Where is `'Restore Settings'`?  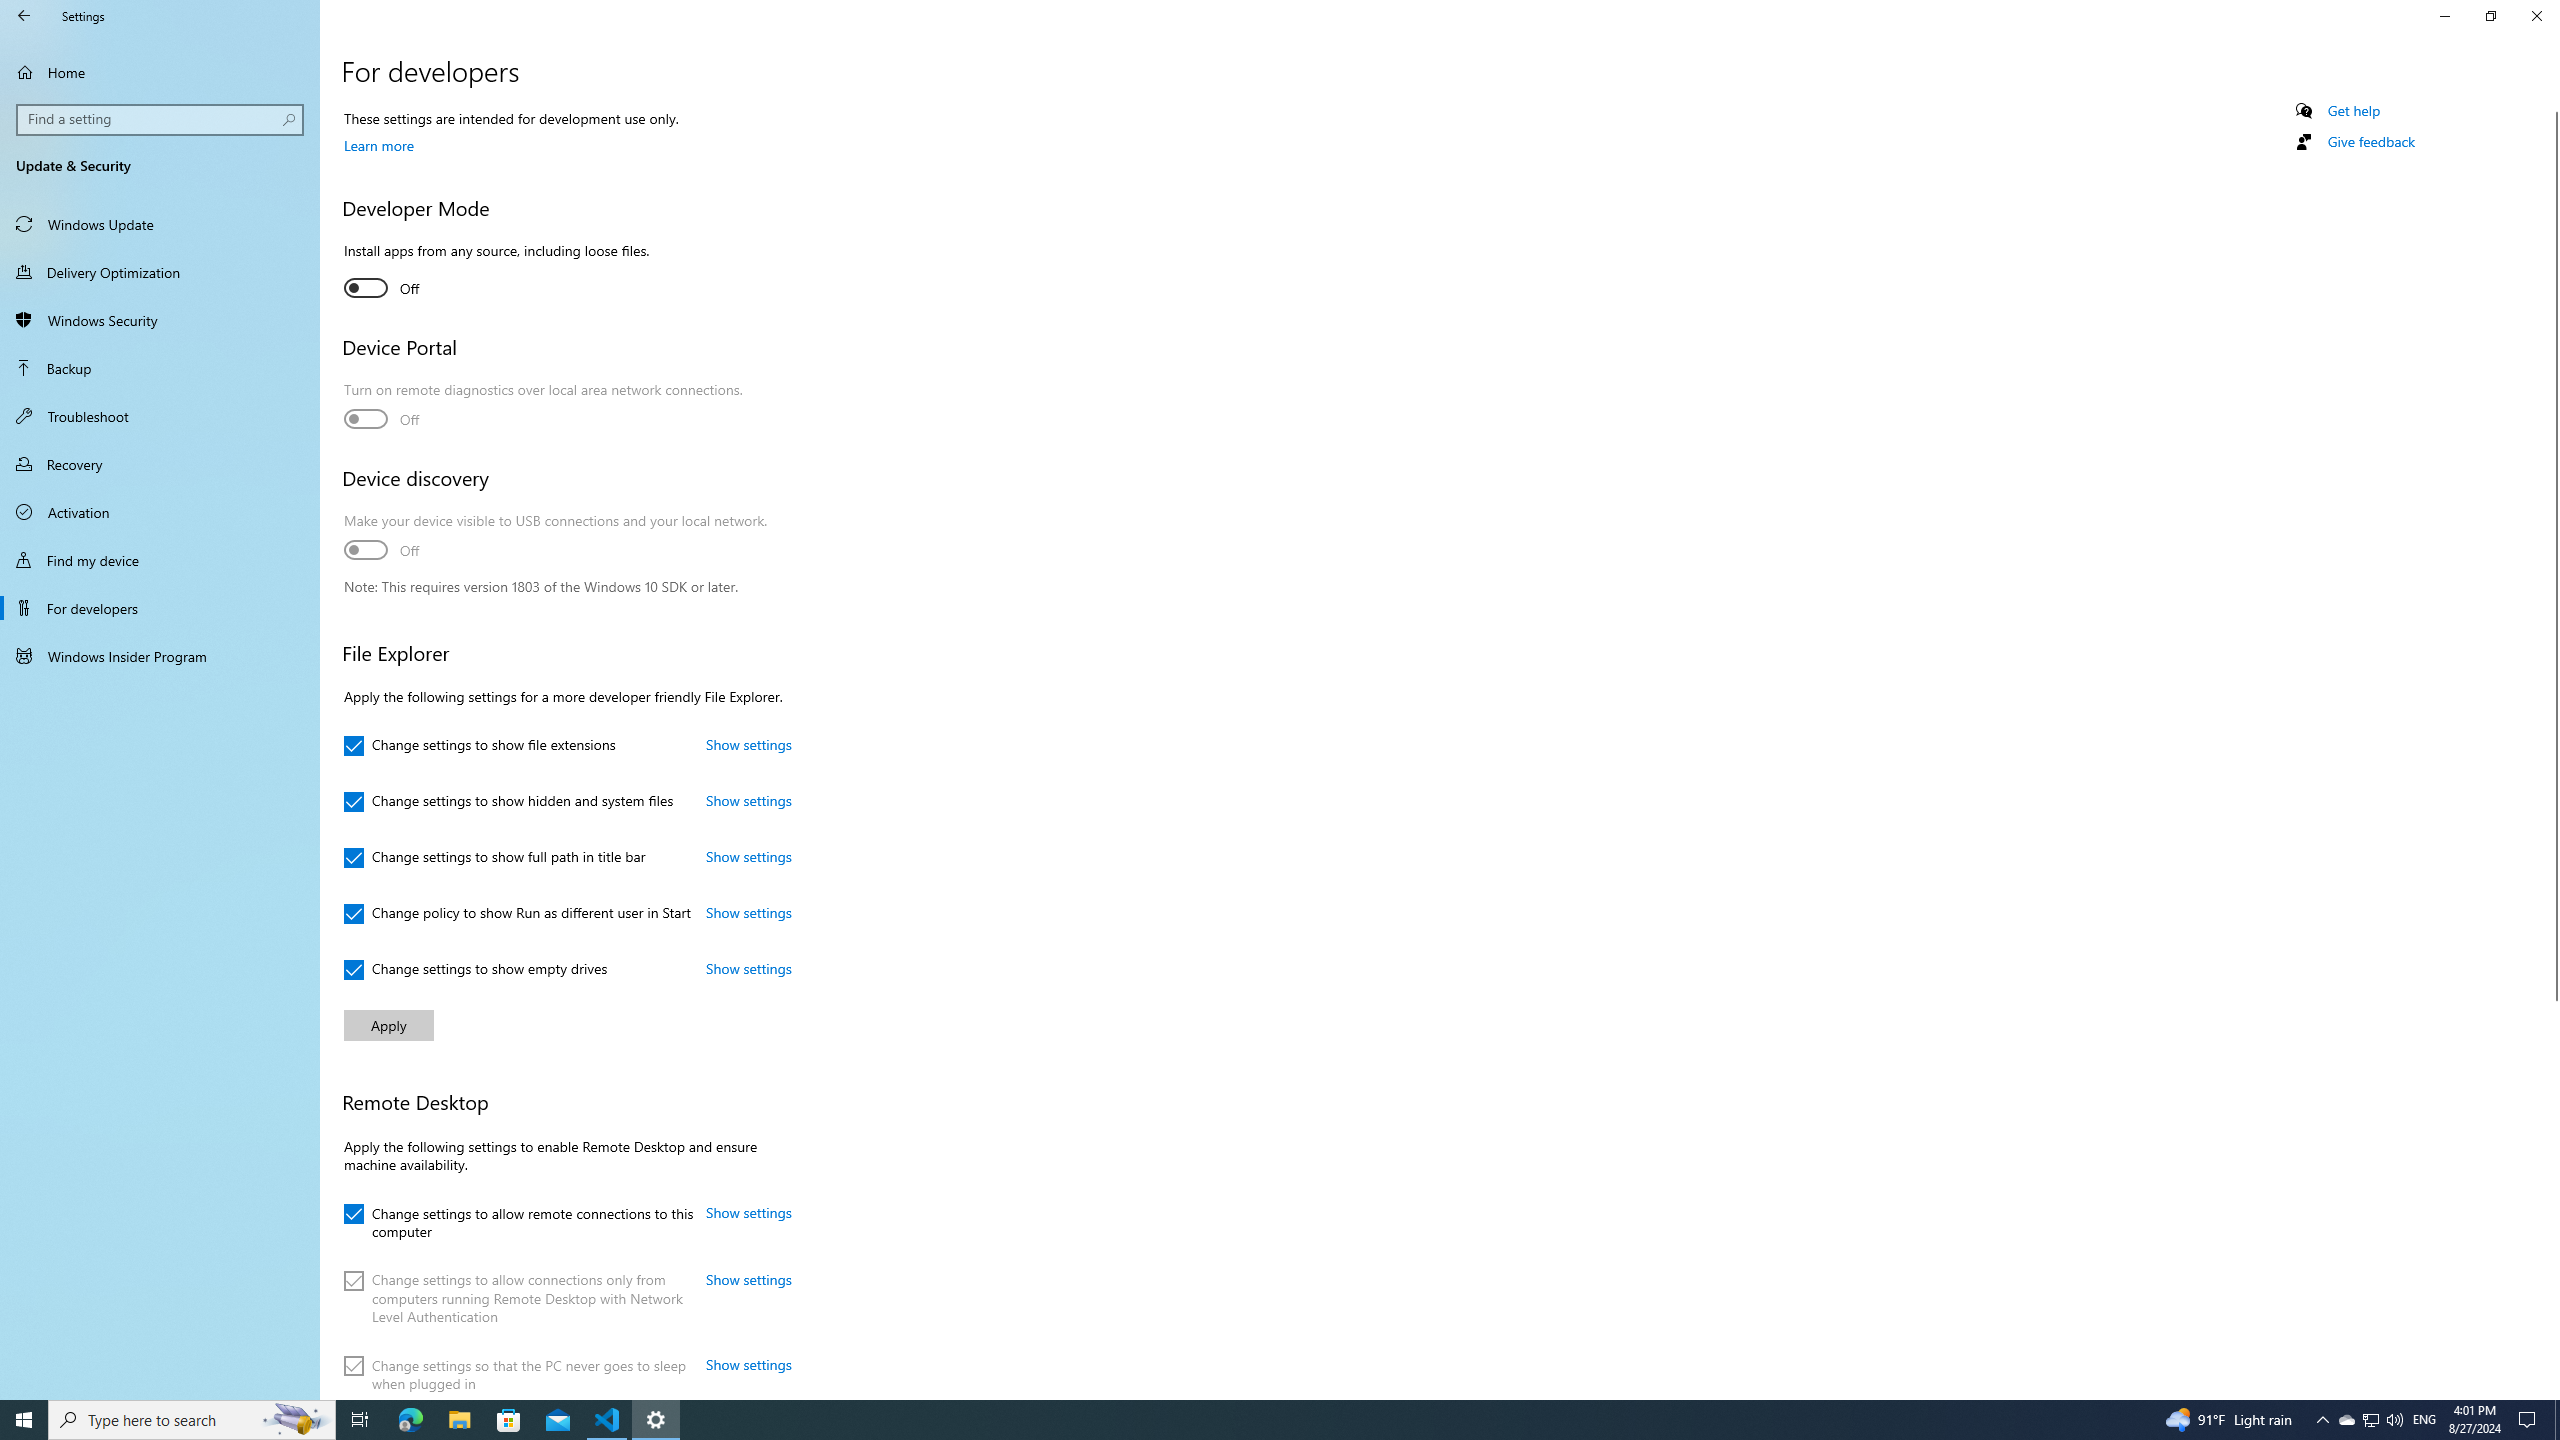 'Restore Settings' is located at coordinates (2490, 15).